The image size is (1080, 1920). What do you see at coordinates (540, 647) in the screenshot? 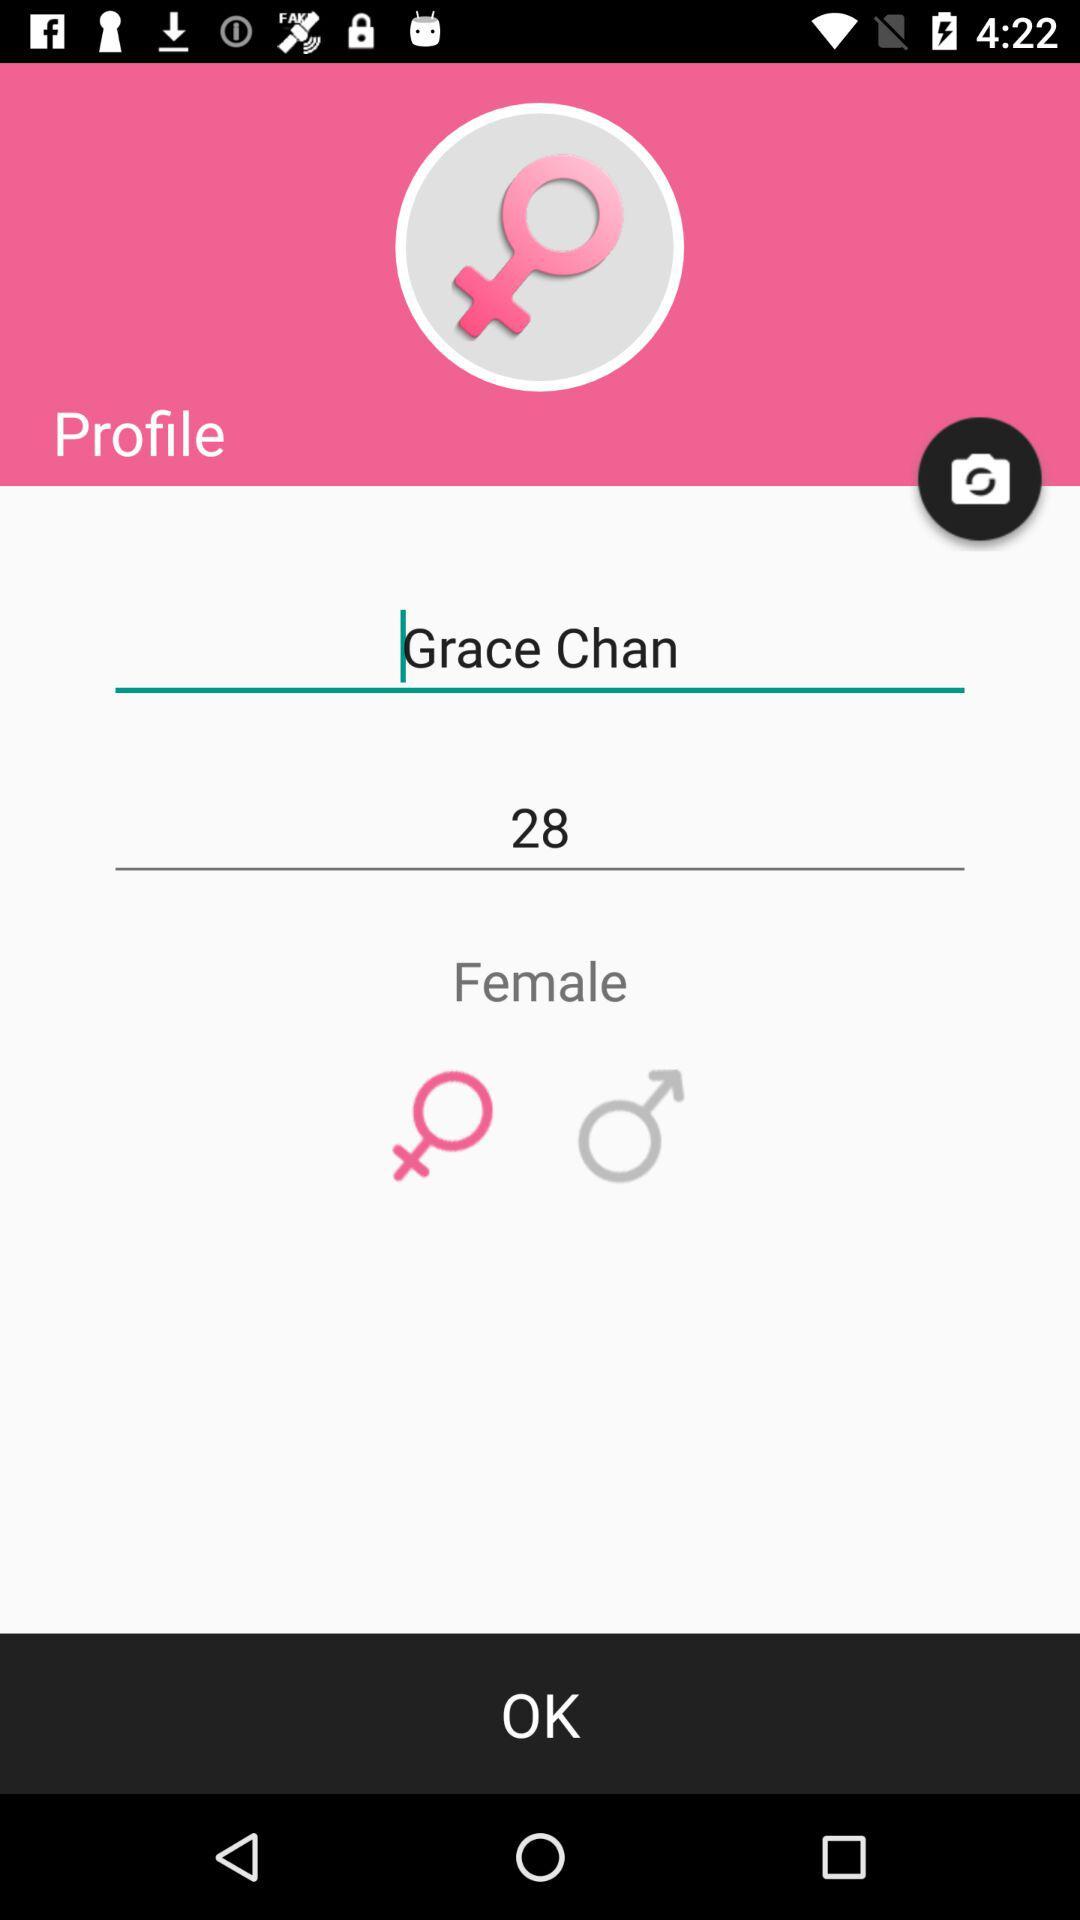
I see `item above the 28 item` at bounding box center [540, 647].